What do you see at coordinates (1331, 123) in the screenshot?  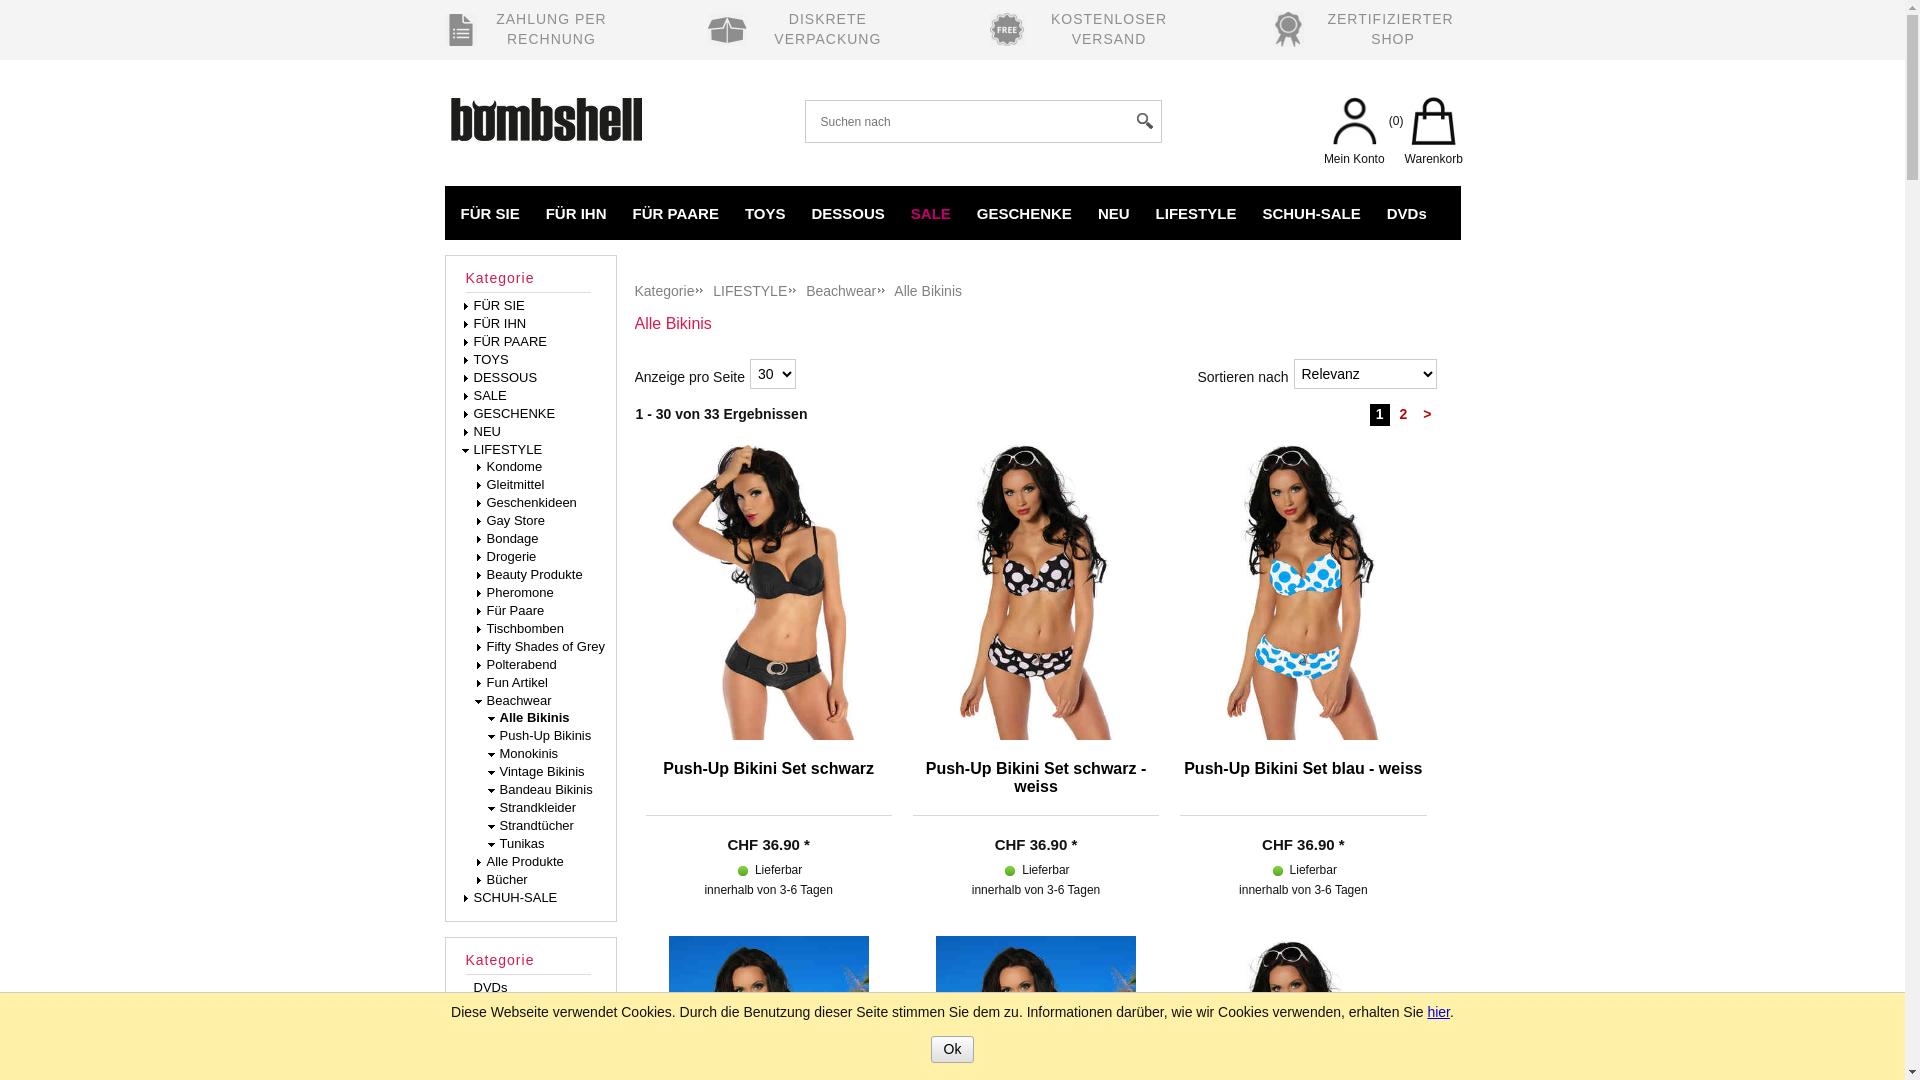 I see `'Mein Konto'` at bounding box center [1331, 123].